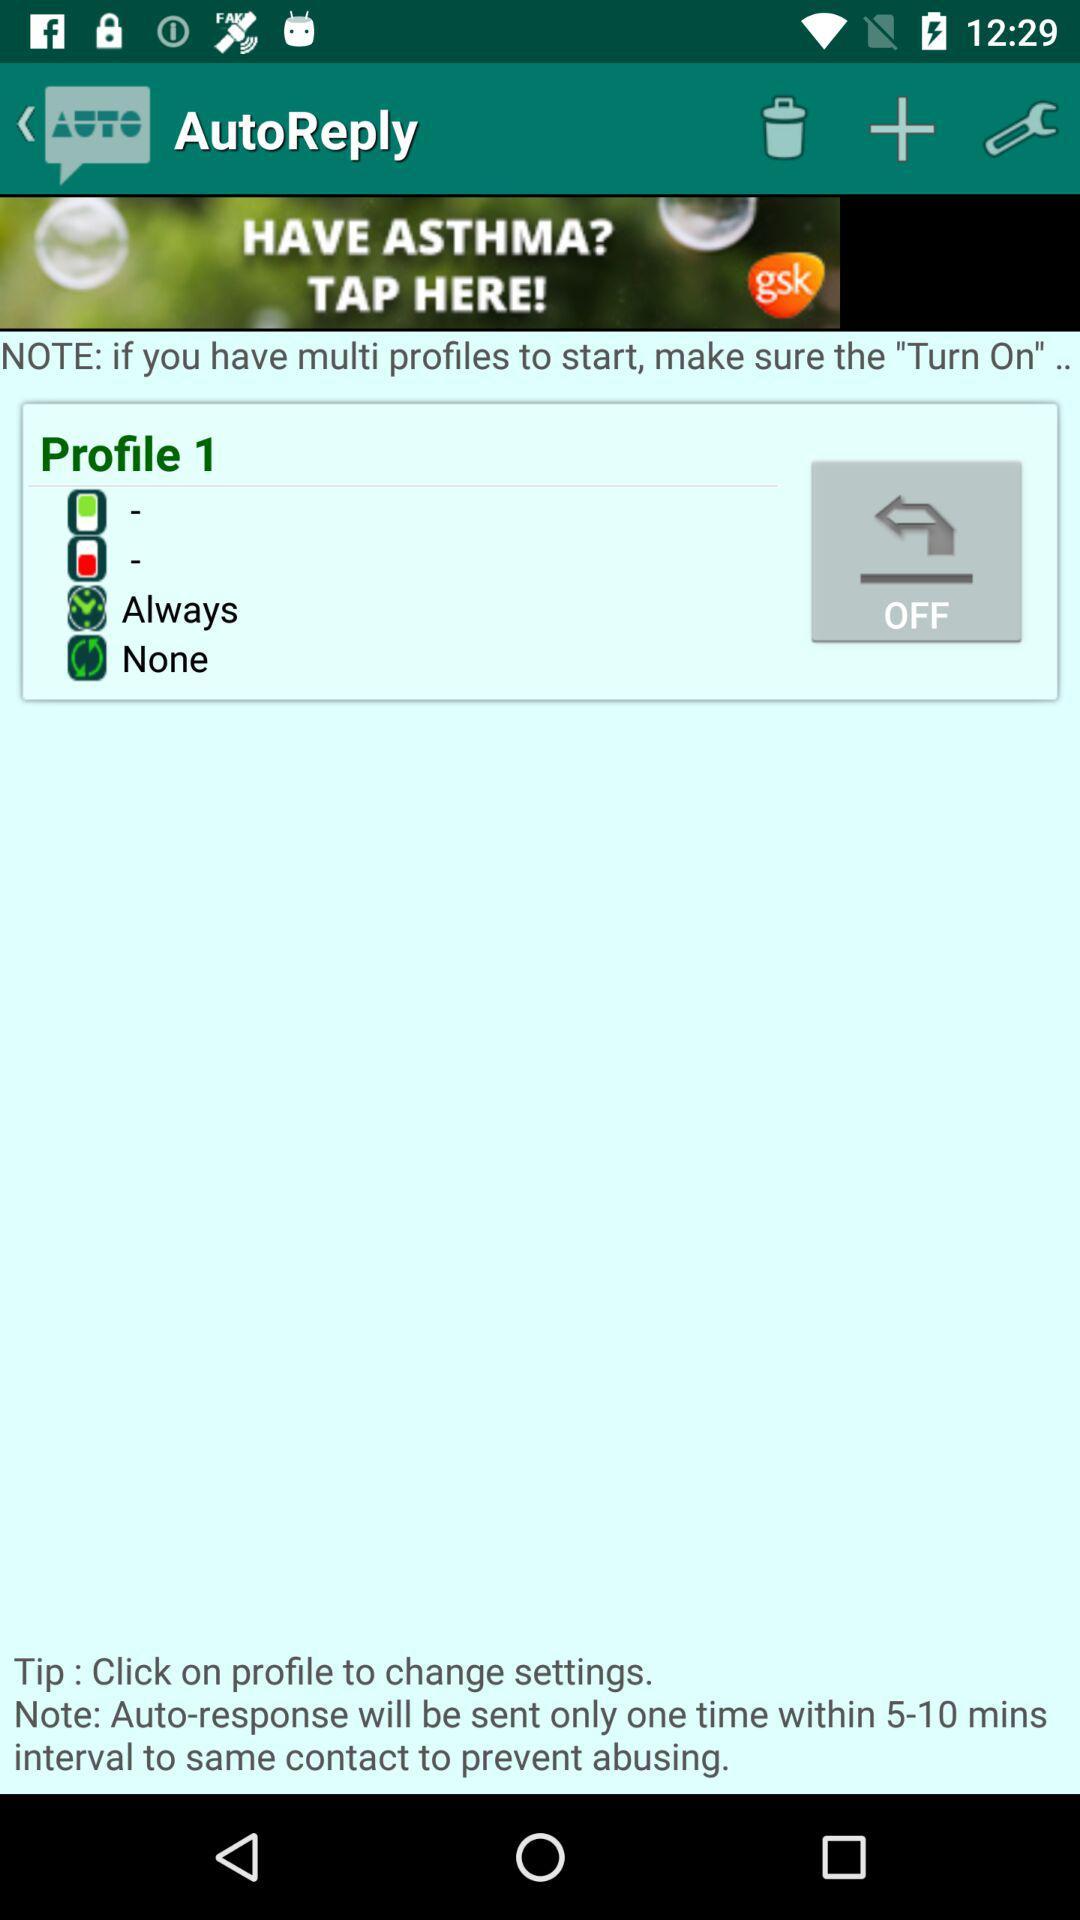  What do you see at coordinates (419, 261) in the screenshot?
I see `access advertisement` at bounding box center [419, 261].